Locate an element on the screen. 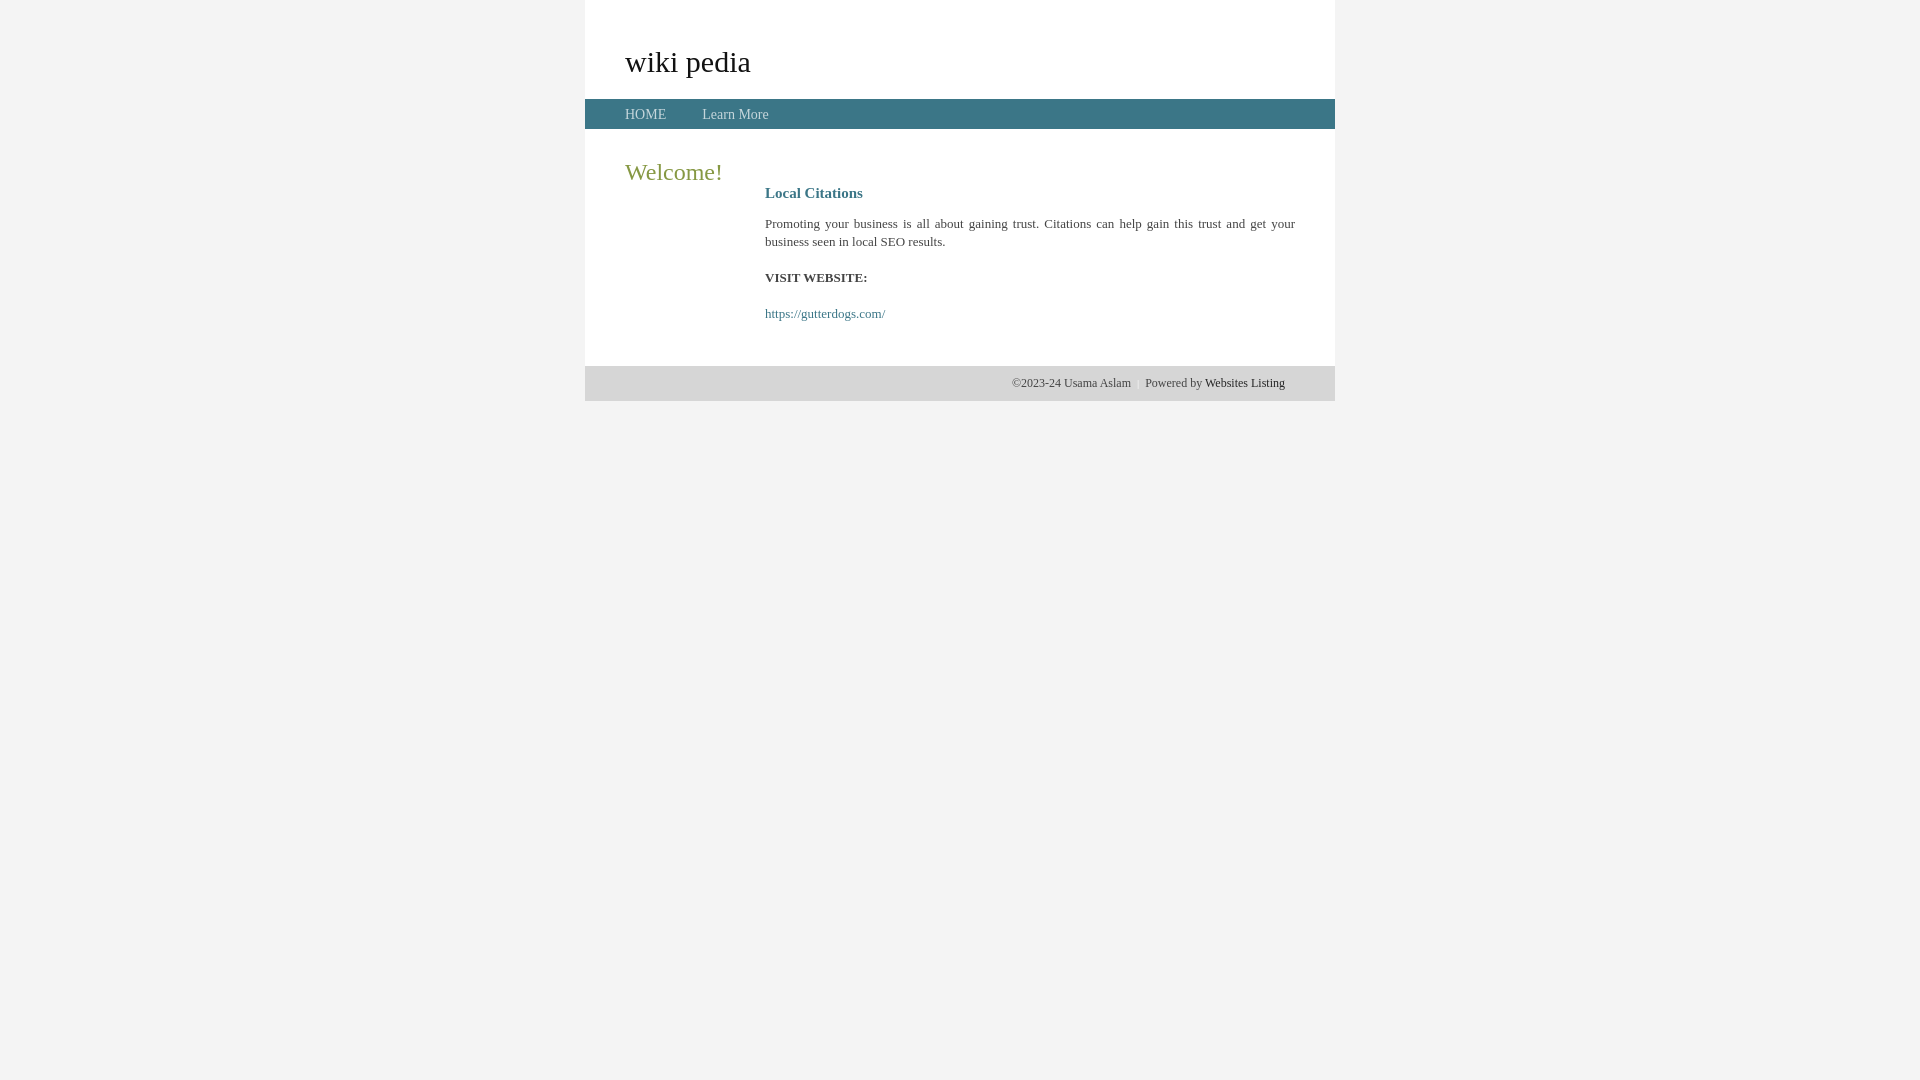 This screenshot has width=1920, height=1080. 'Websites Listing' is located at coordinates (1243, 382).